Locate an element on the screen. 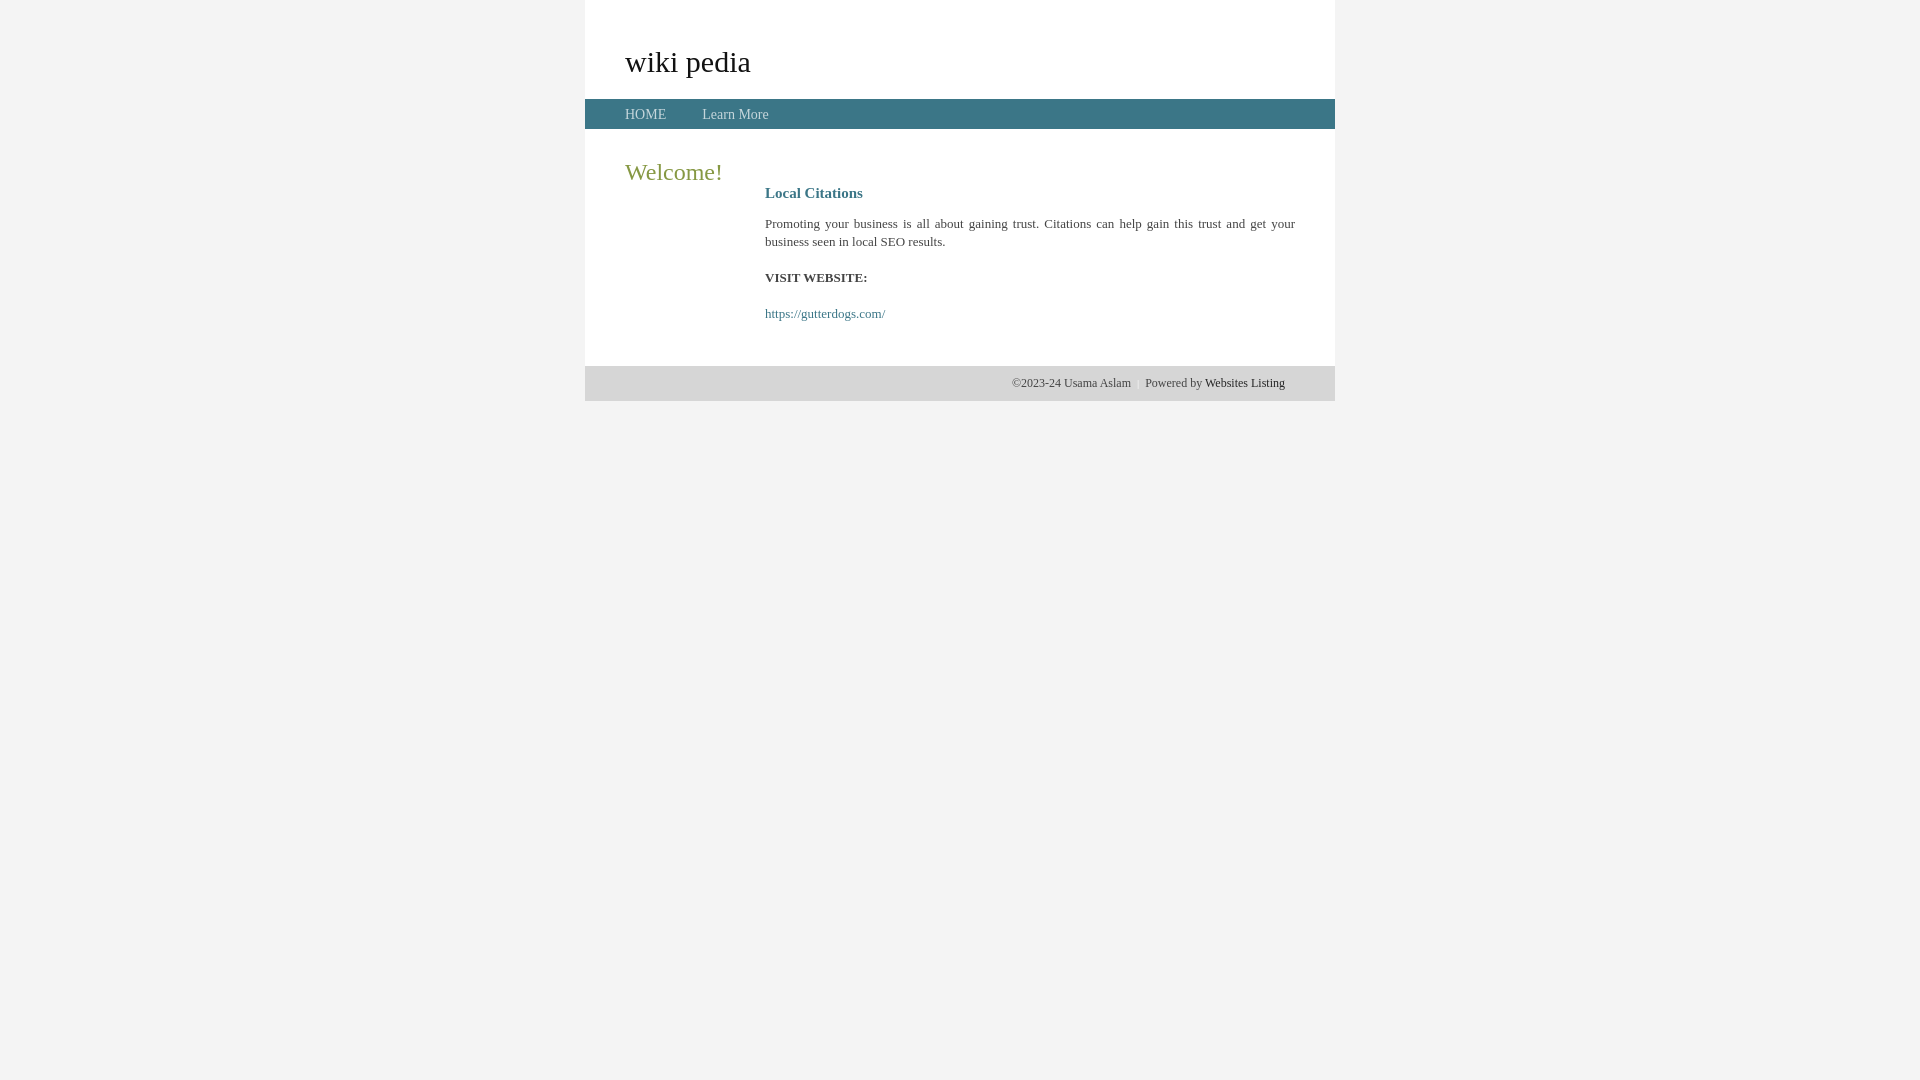 This screenshot has width=1920, height=1080. 'Websites Listing' is located at coordinates (1243, 382).